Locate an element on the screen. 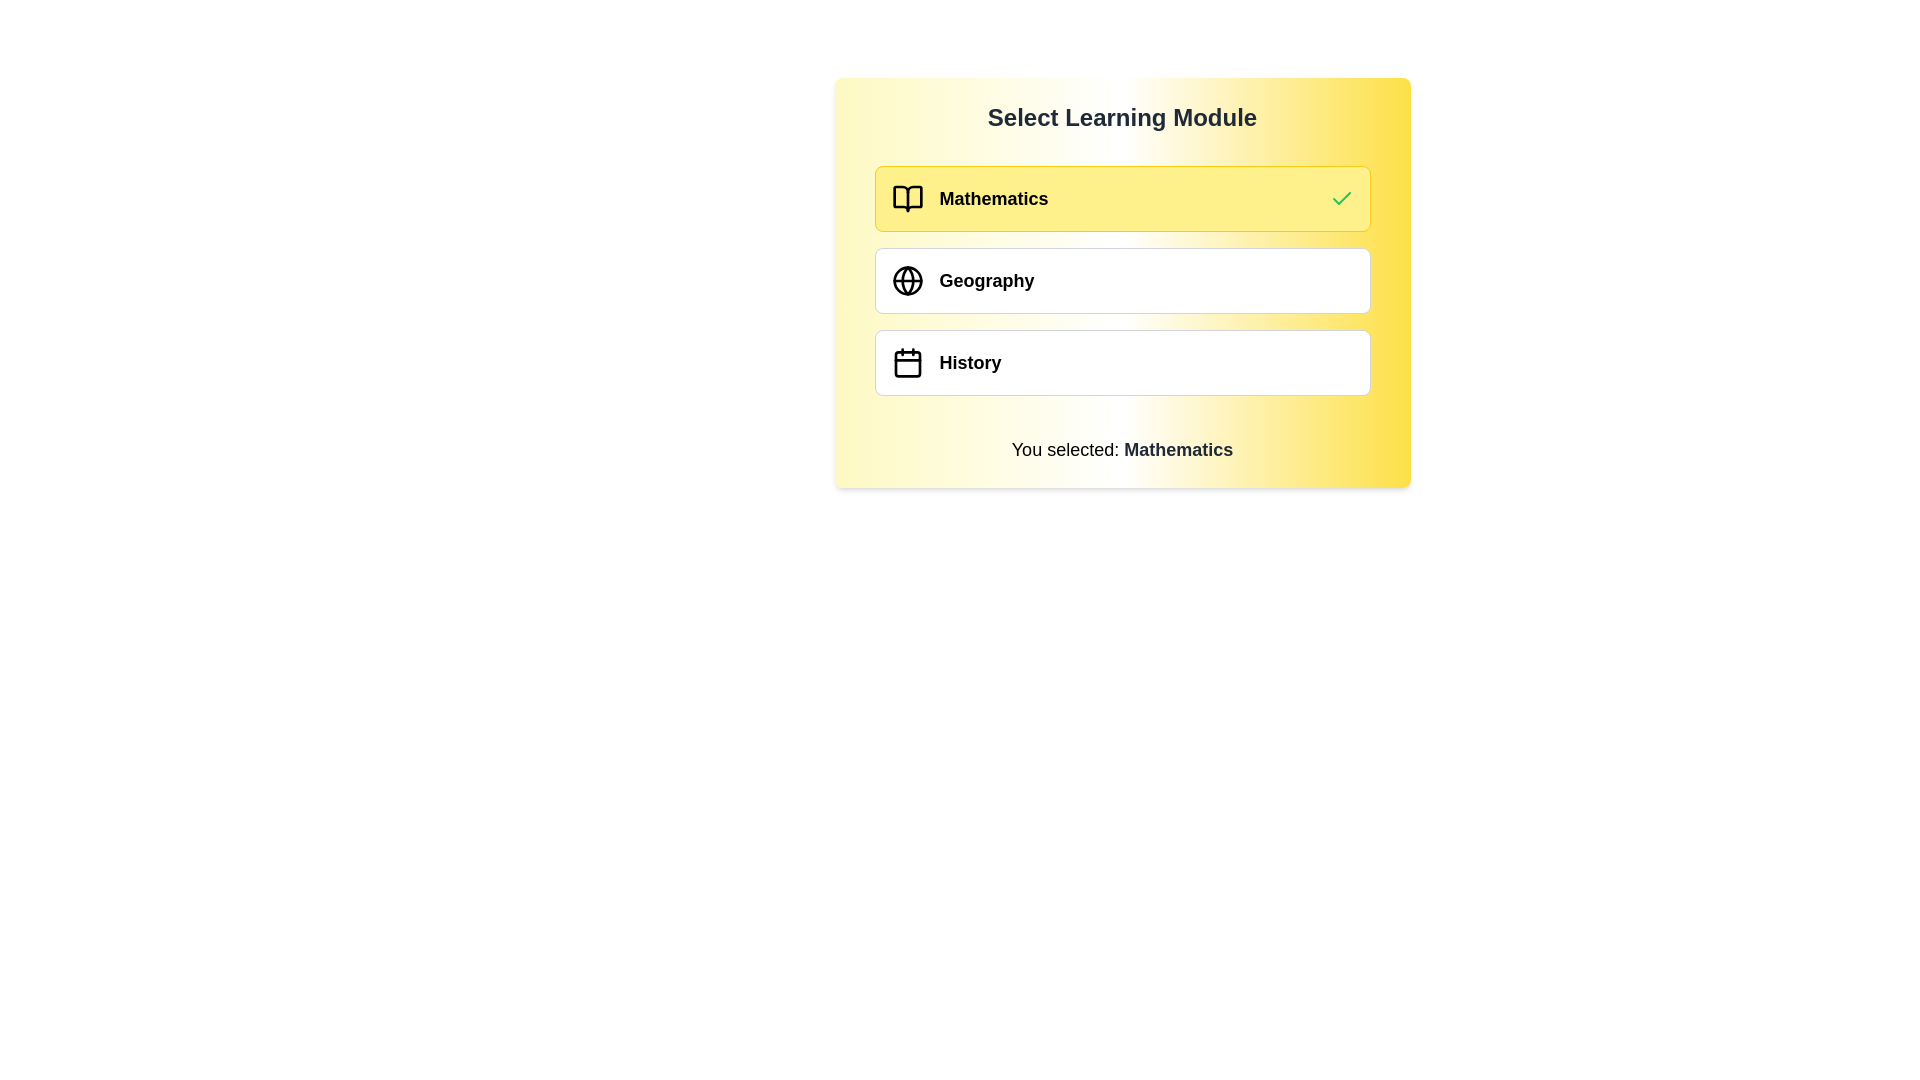 The width and height of the screenshot is (1920, 1080). the globe icon representing the 'Geography' module, located to the left of the text 'Geography' in the second option box of the module list is located at coordinates (906, 281).